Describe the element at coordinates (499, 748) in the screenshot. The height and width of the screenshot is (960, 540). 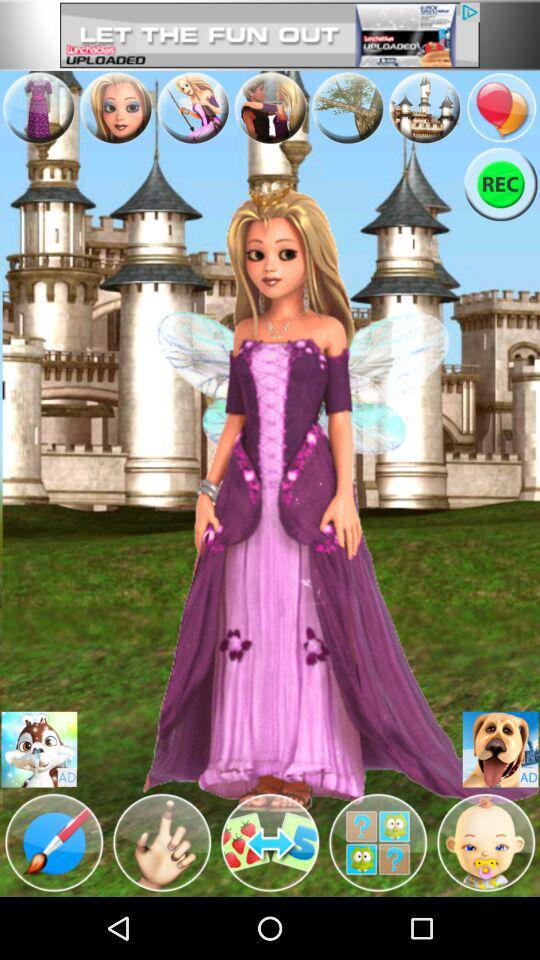
I see `save` at that location.